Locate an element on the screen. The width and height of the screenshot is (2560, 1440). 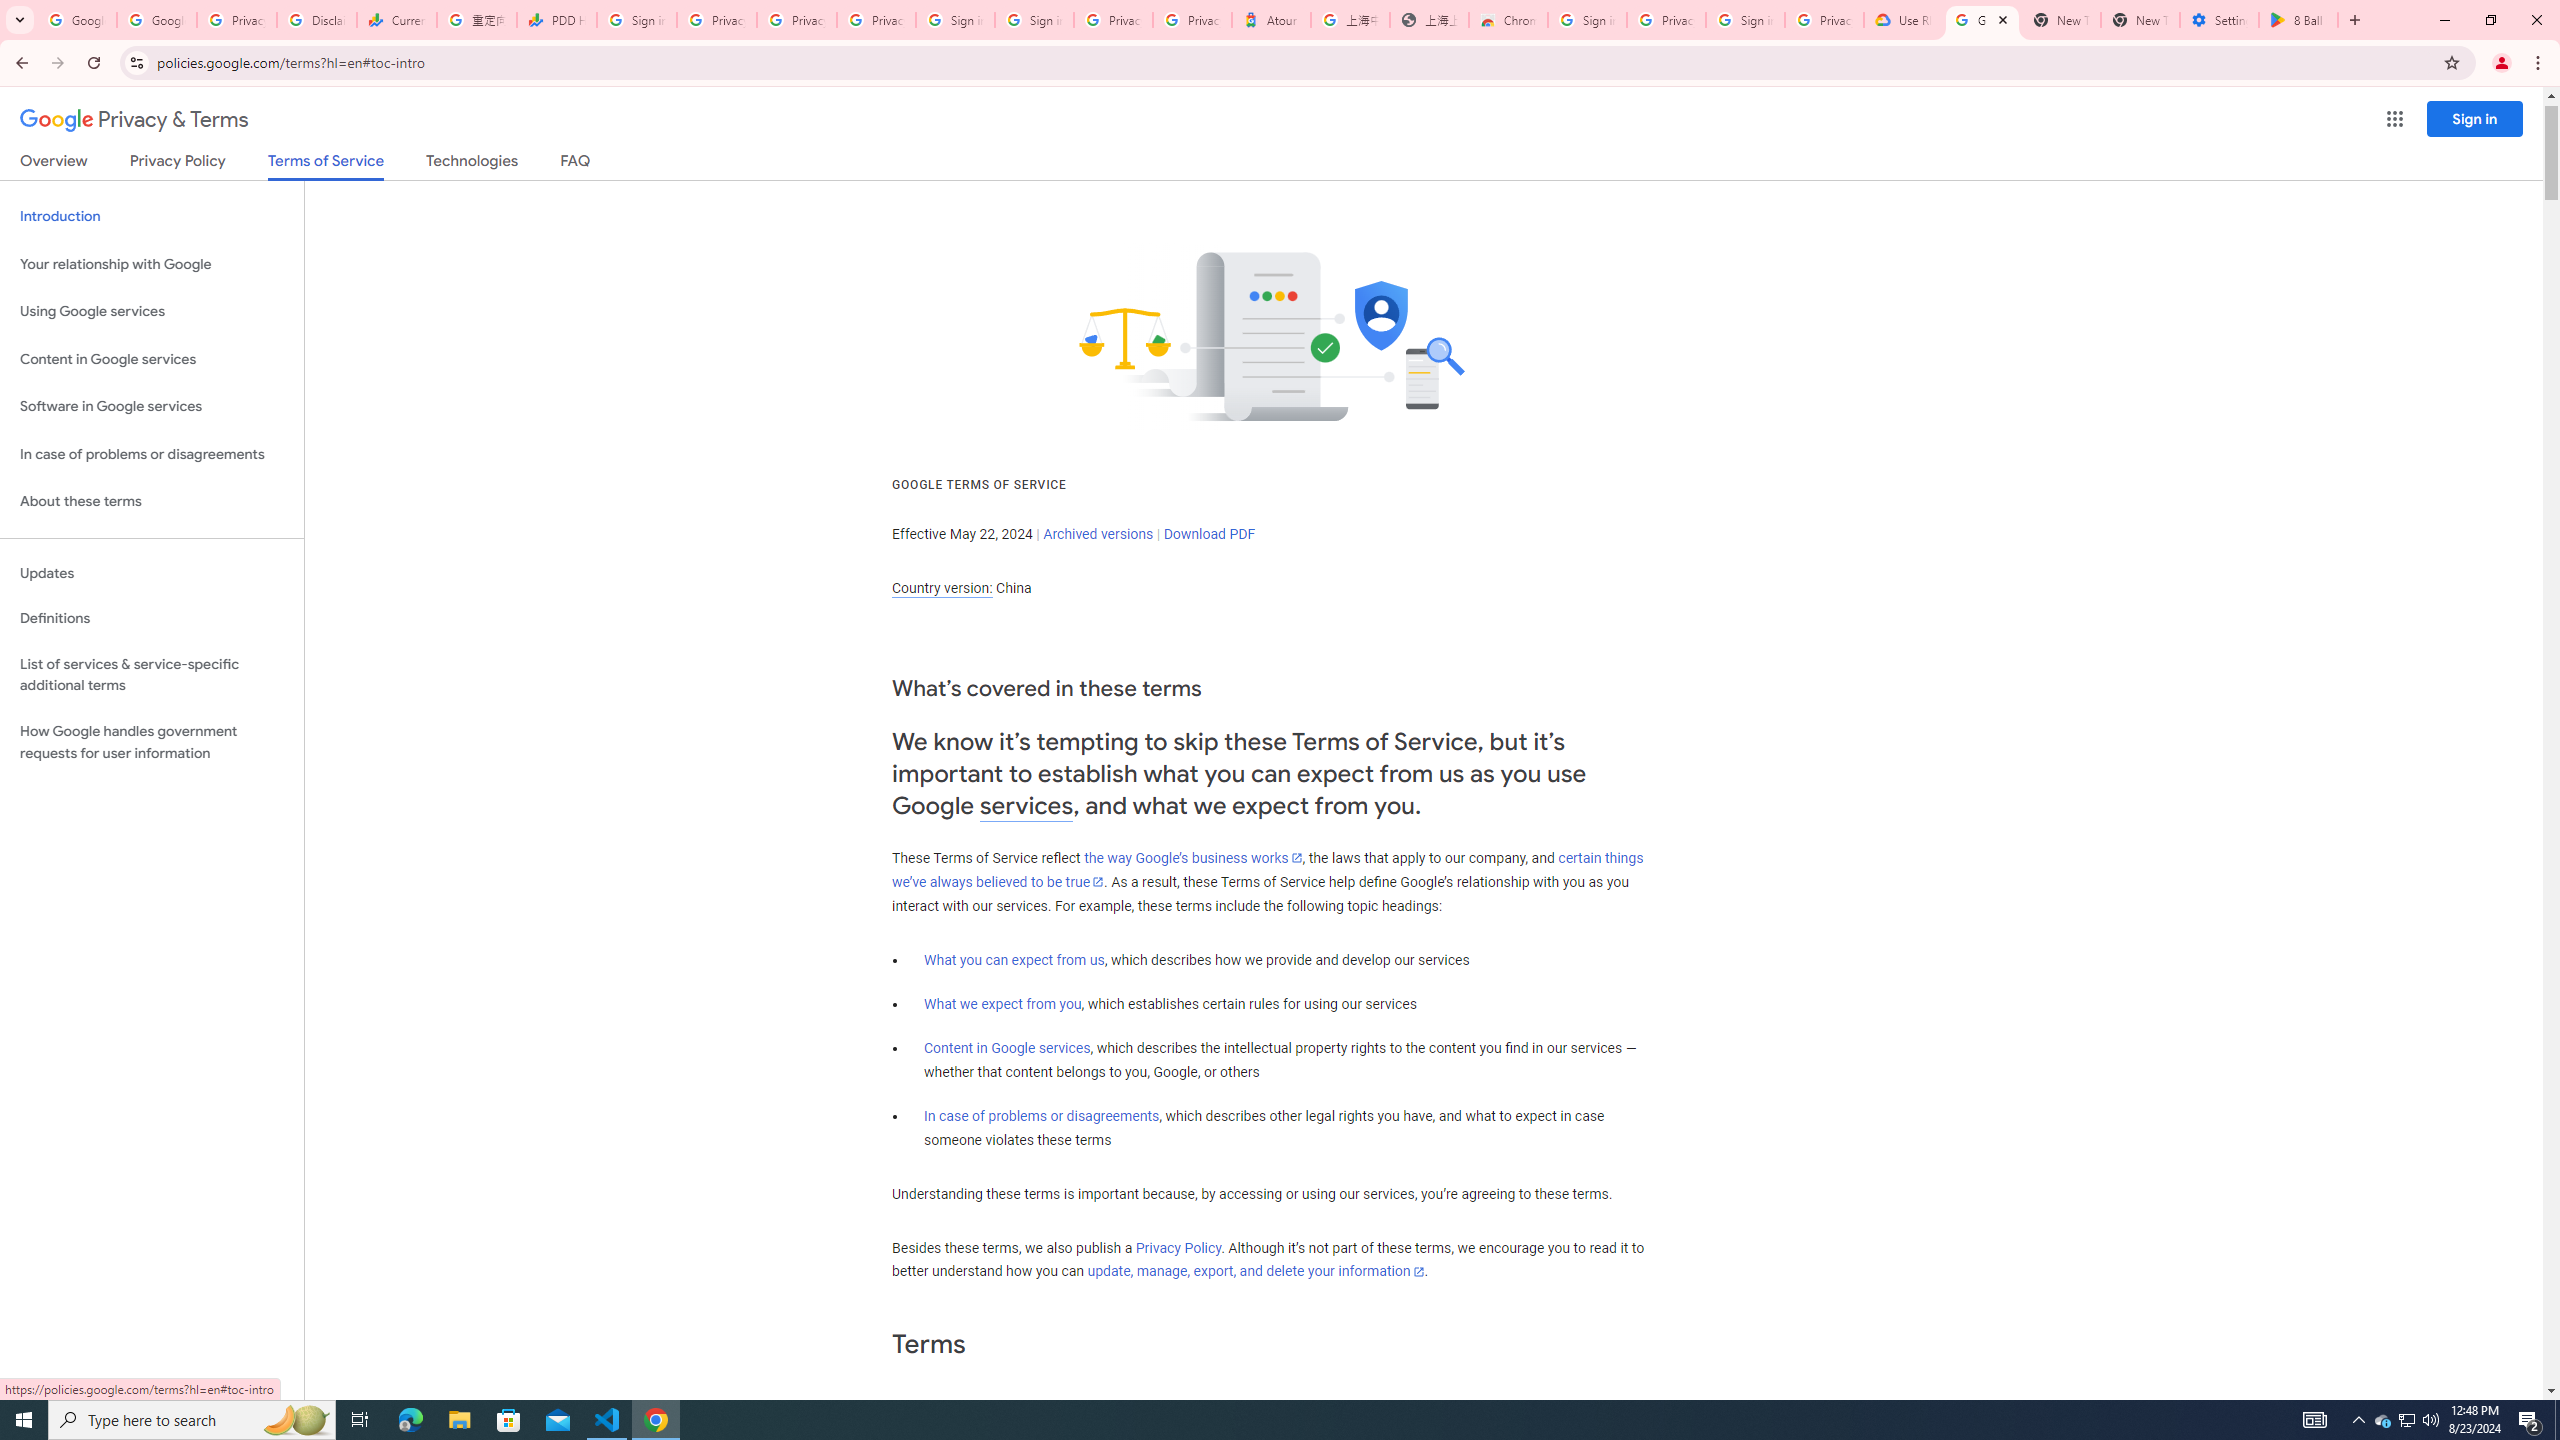
'Download PDF' is located at coordinates (1208, 533).